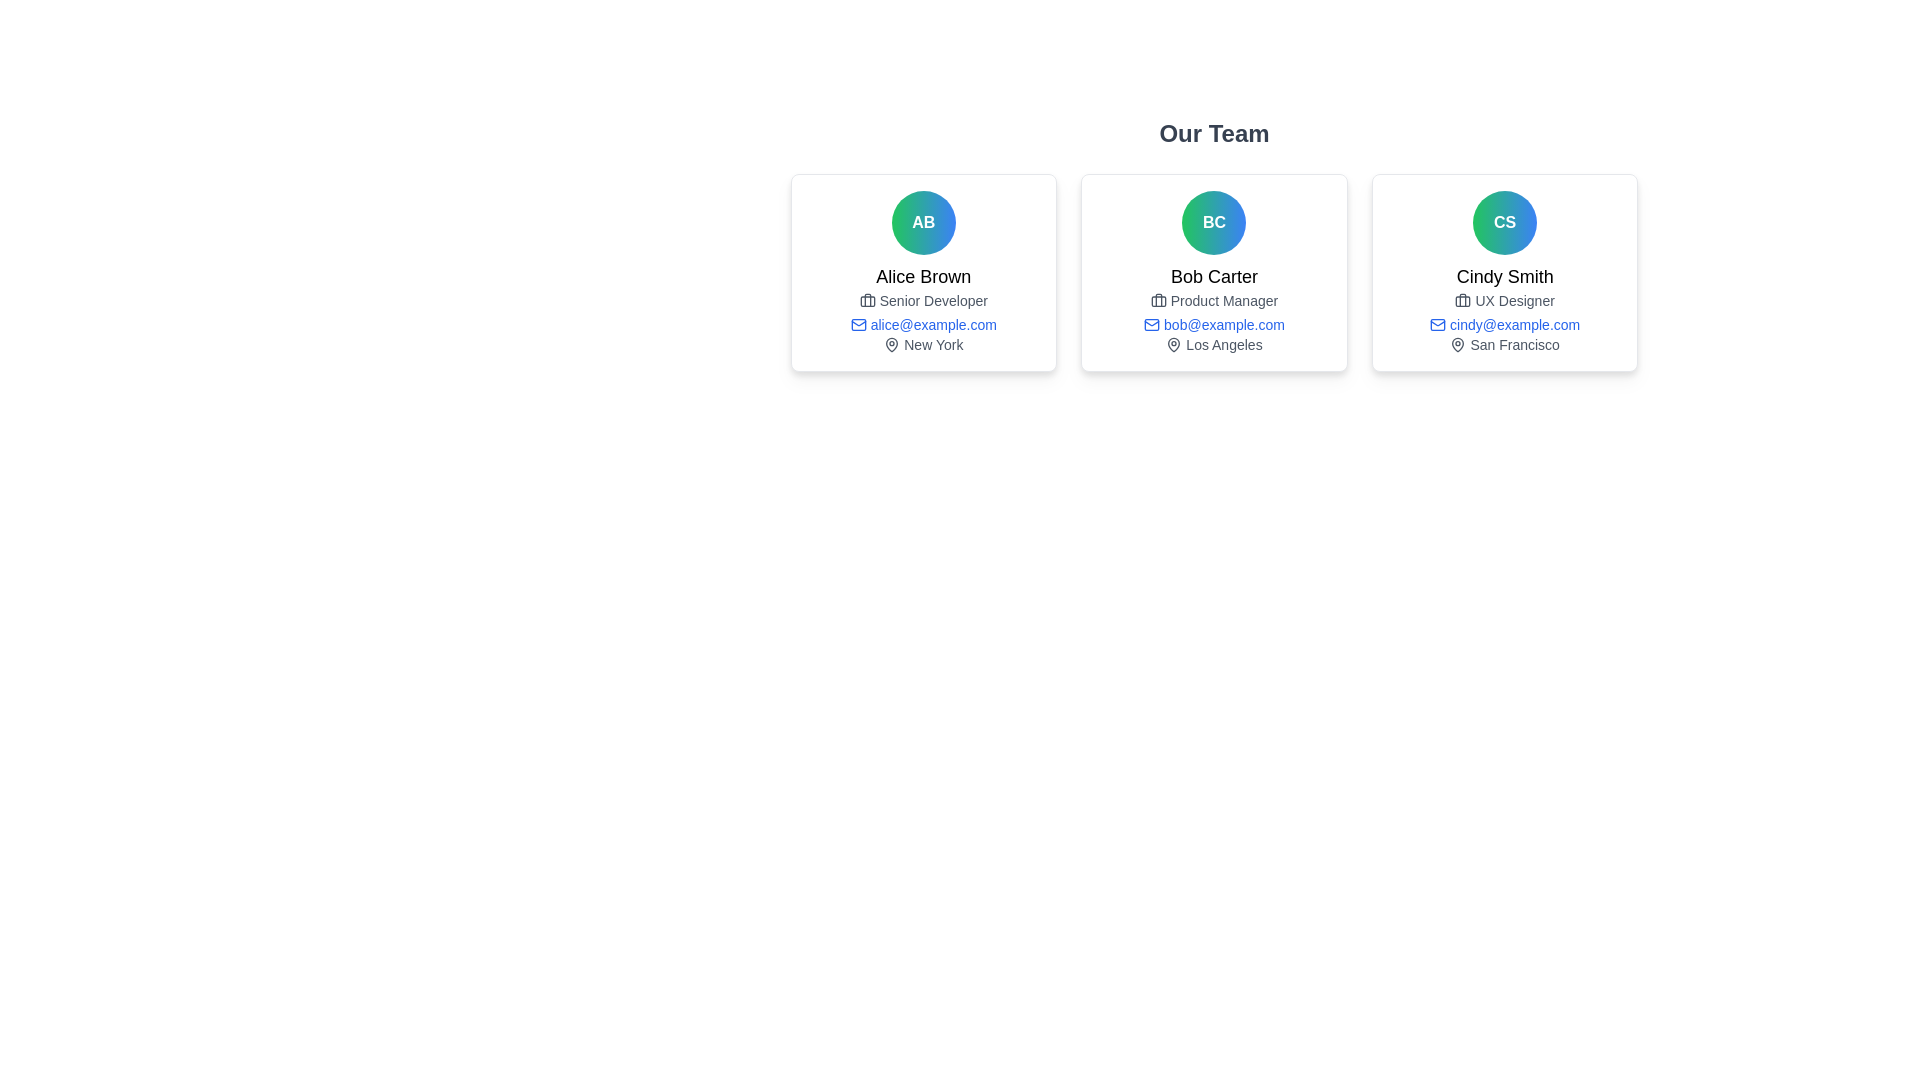  Describe the element at coordinates (1152, 323) in the screenshot. I see `the email icon indicating the user 'bob@example.com' located in the second user card of the 'Our Team' section` at that location.